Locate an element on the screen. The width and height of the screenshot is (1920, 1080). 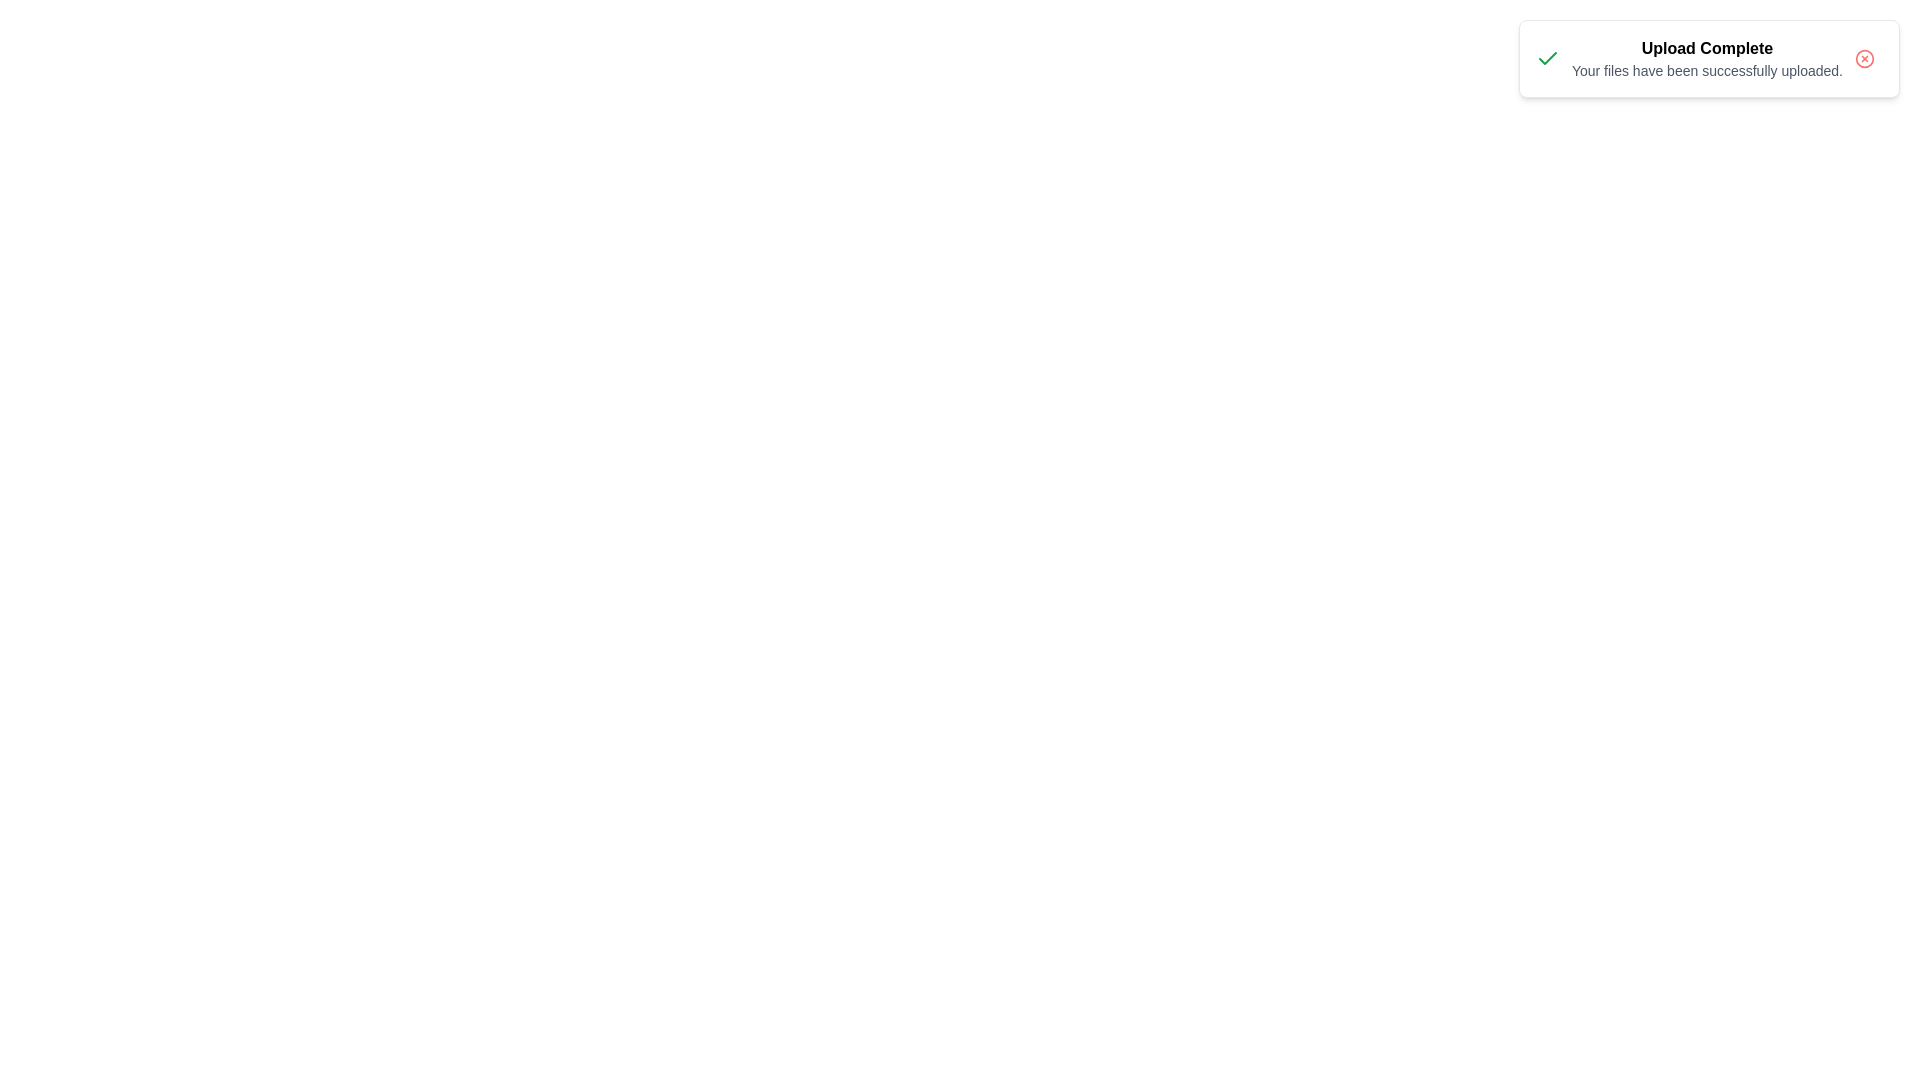
the notification panel is located at coordinates (1707, 57).